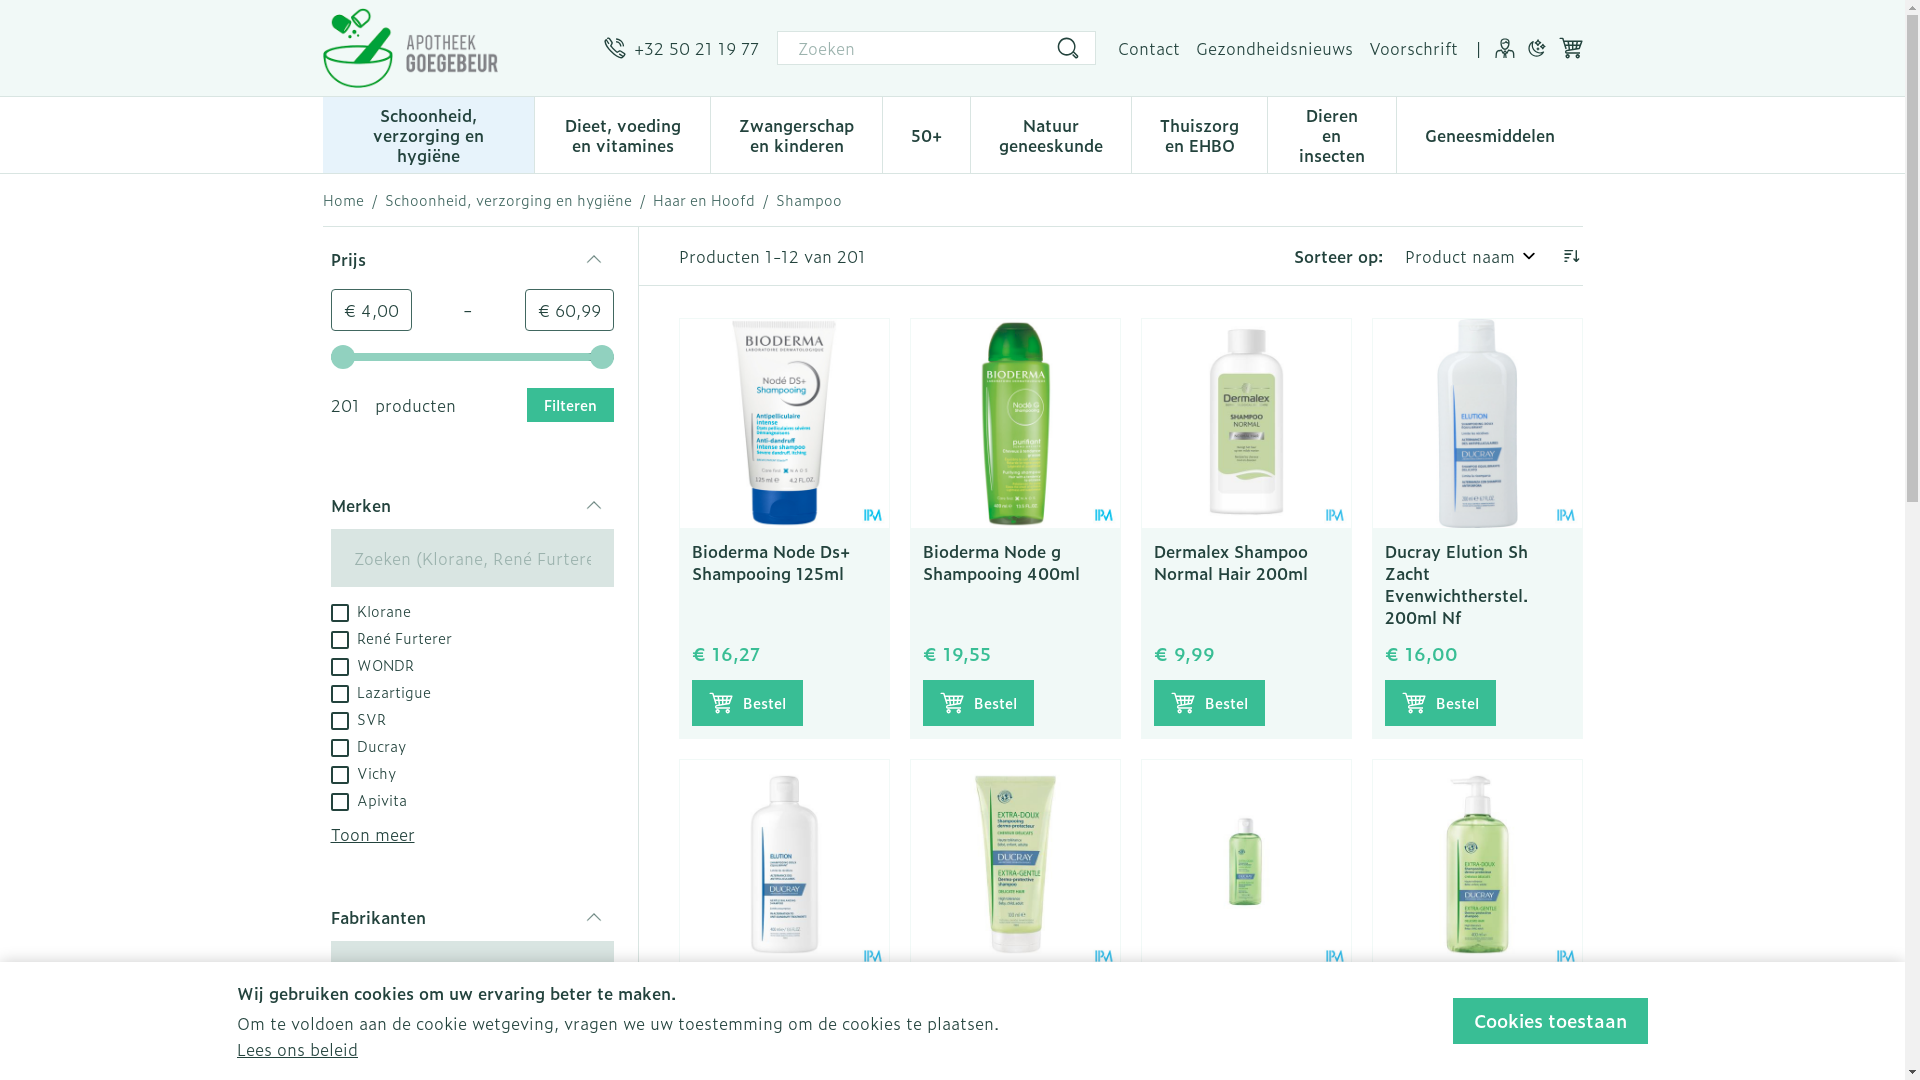 The image size is (1920, 1080). What do you see at coordinates (1568, 46) in the screenshot?
I see `'Winkelwagen'` at bounding box center [1568, 46].